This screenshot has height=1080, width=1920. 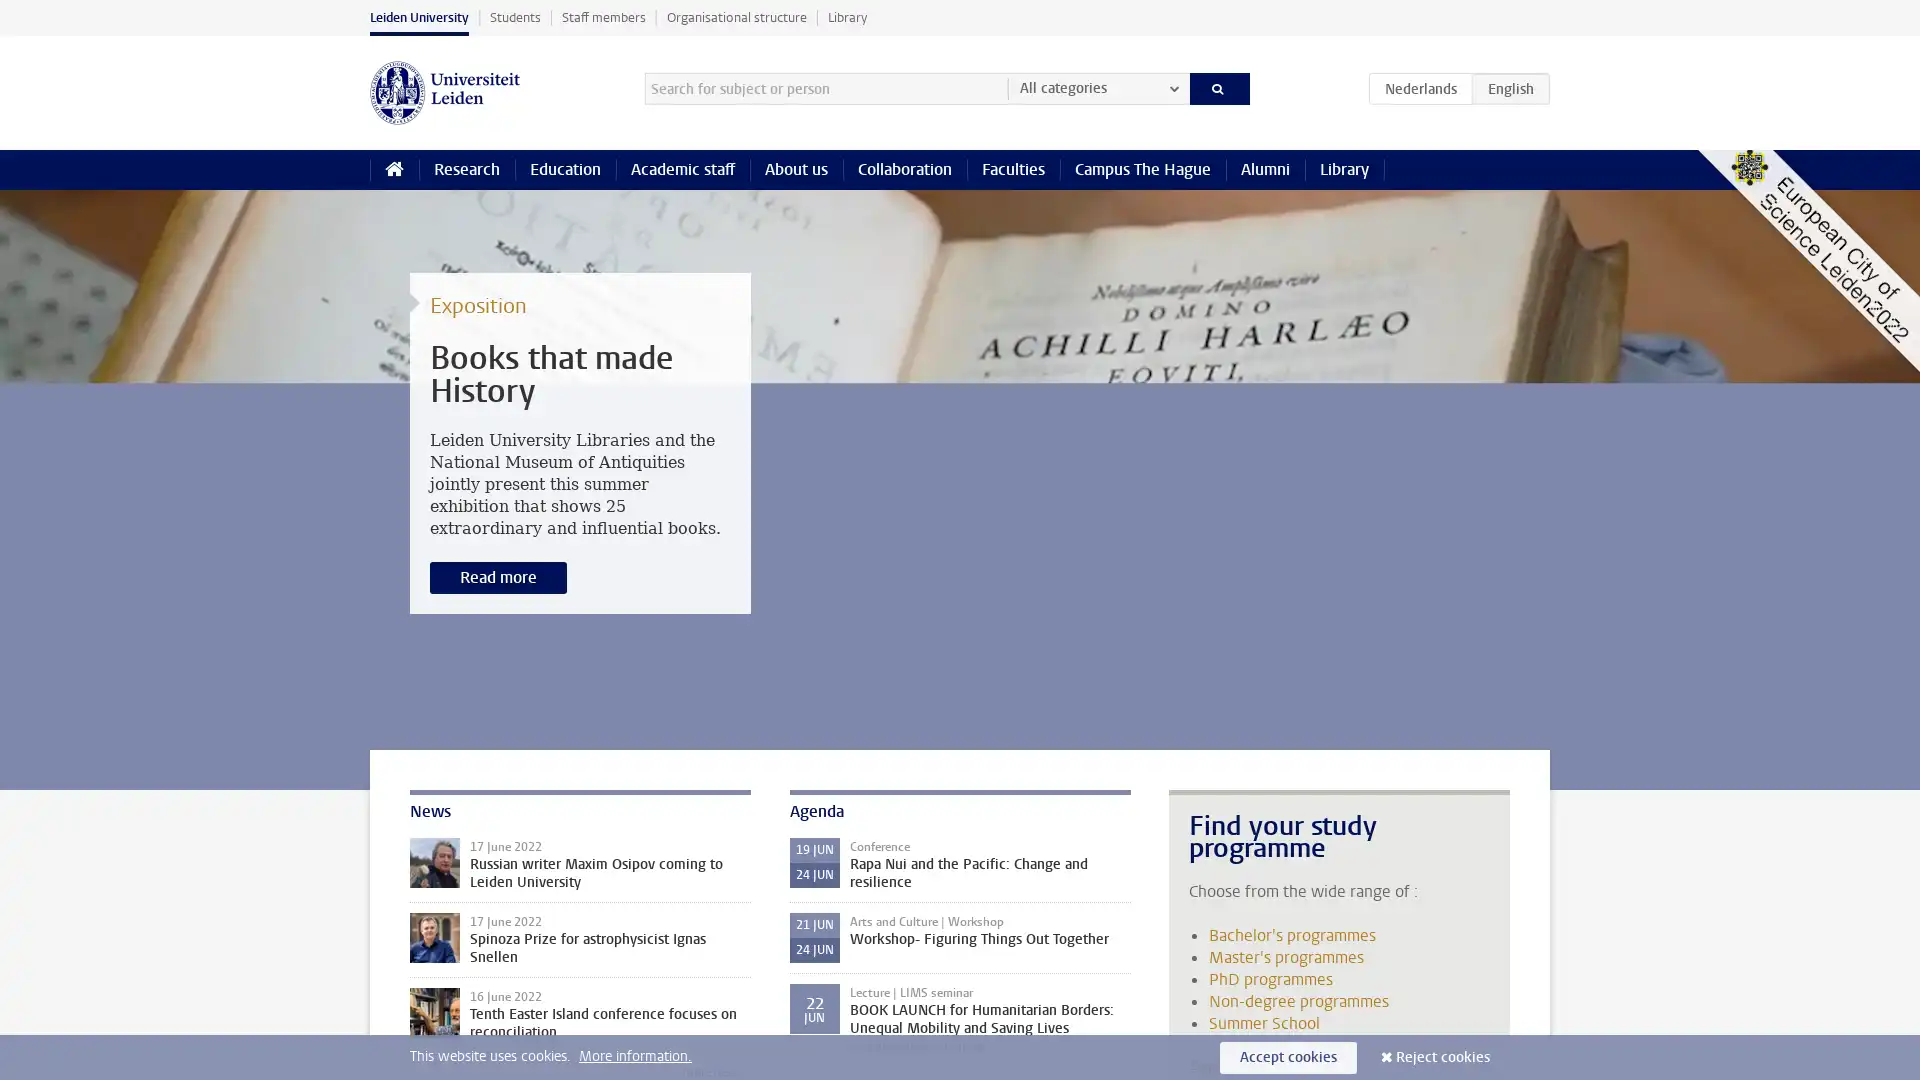 What do you see at coordinates (1218, 87) in the screenshot?
I see `Search` at bounding box center [1218, 87].